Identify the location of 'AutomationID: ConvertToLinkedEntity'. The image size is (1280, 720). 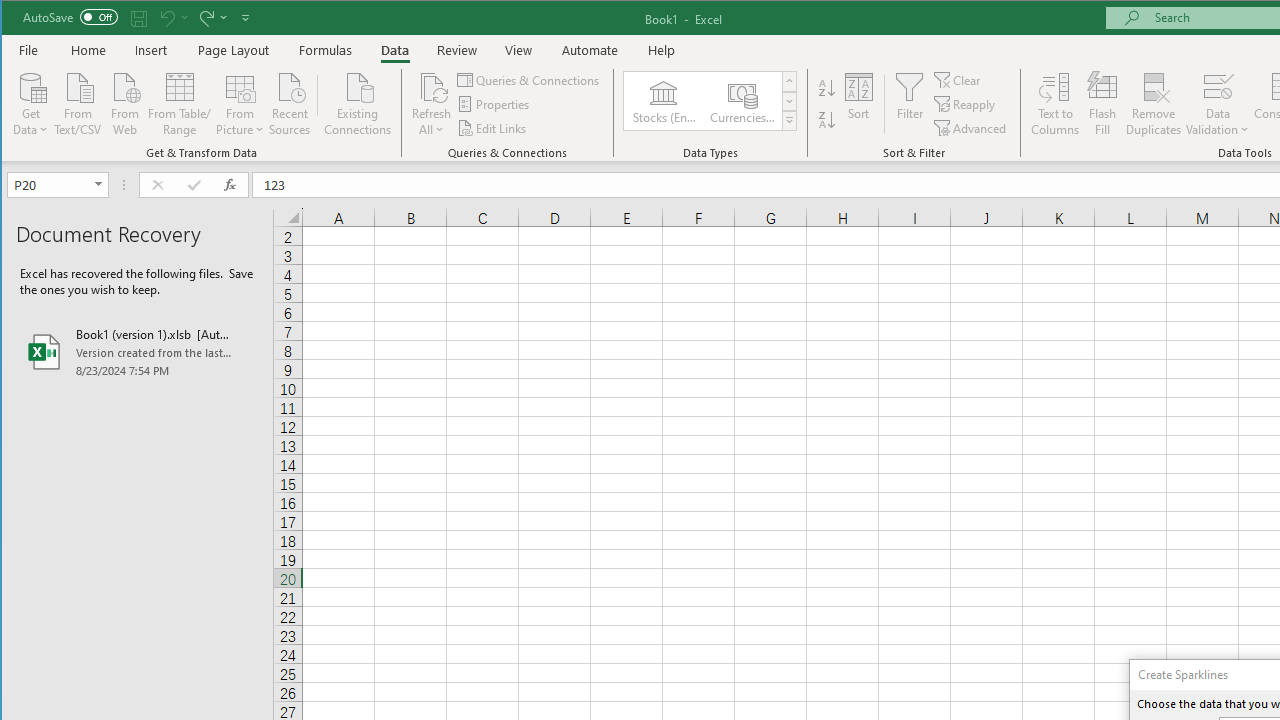
(711, 101).